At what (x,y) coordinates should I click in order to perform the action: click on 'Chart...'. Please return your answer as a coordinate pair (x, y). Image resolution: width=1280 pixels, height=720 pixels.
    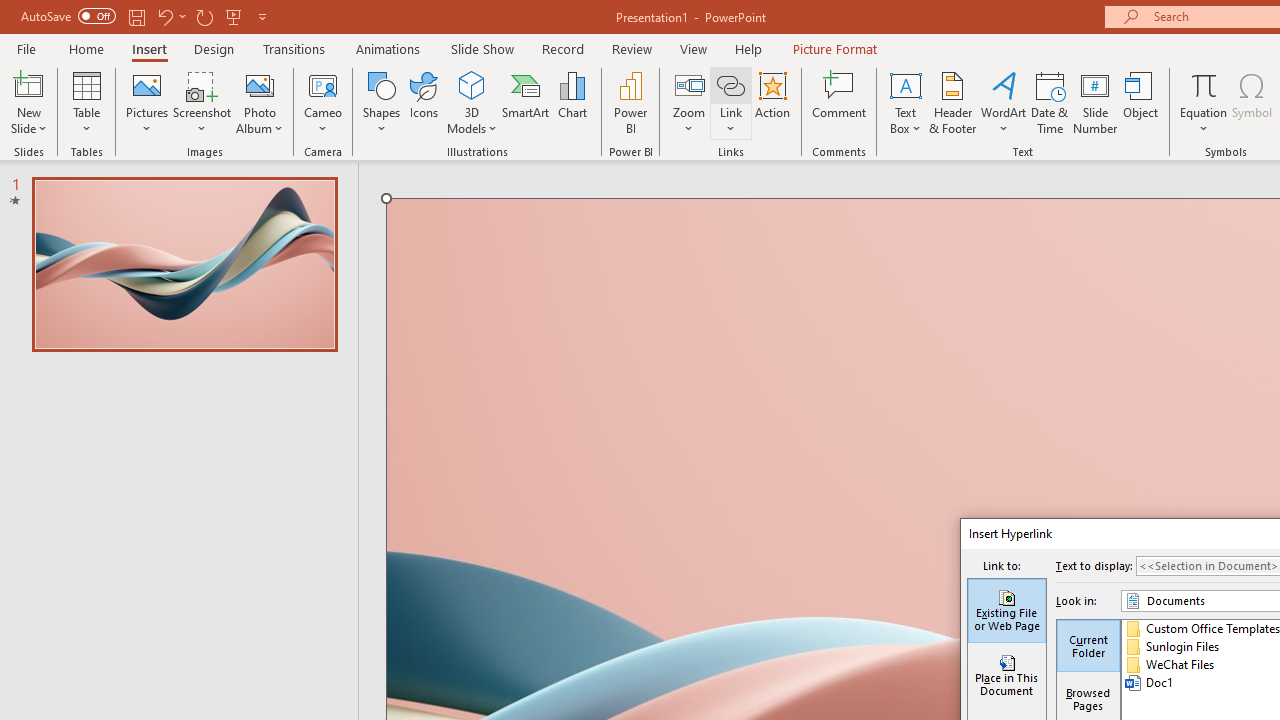
    Looking at the image, I should click on (571, 103).